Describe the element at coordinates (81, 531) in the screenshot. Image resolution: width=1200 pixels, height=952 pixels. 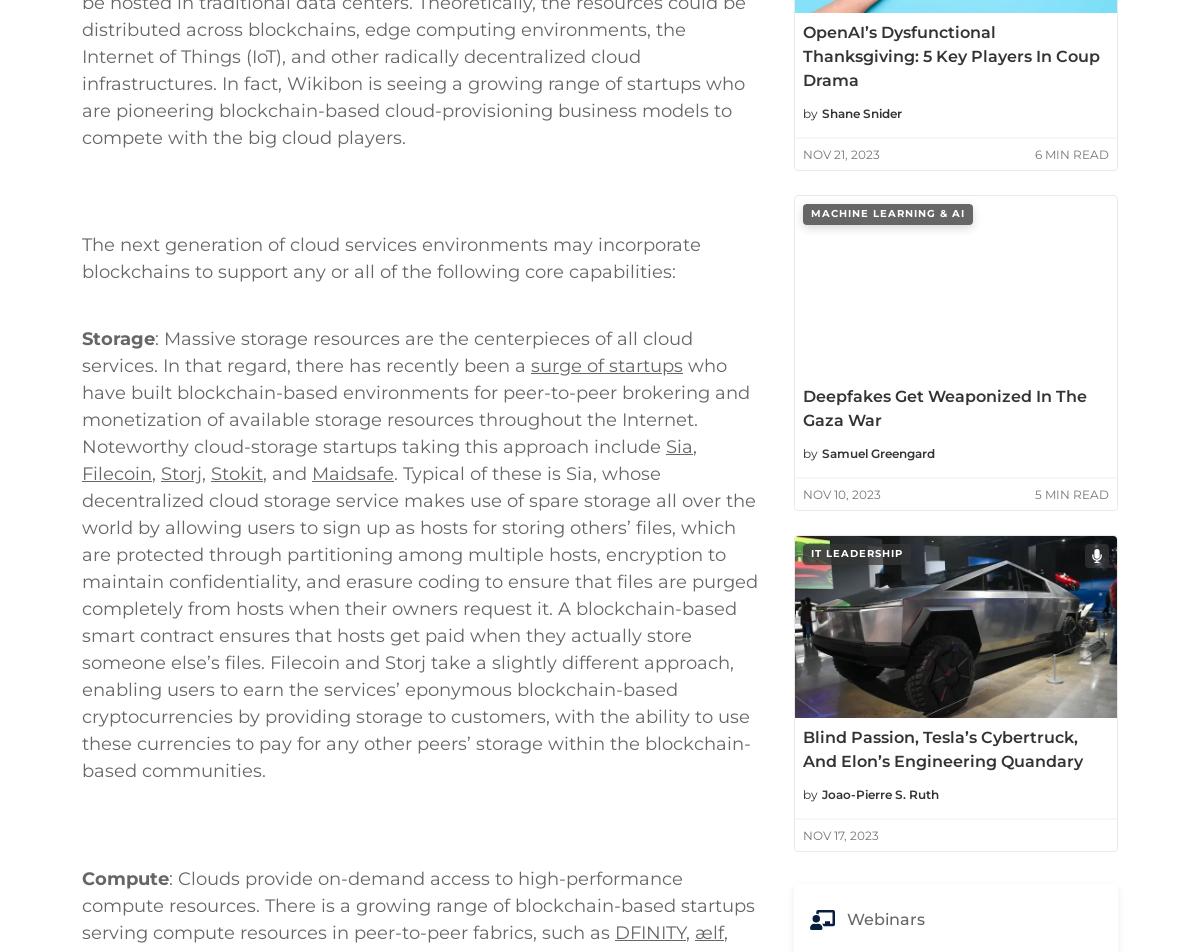
I see `'Storage'` at that location.